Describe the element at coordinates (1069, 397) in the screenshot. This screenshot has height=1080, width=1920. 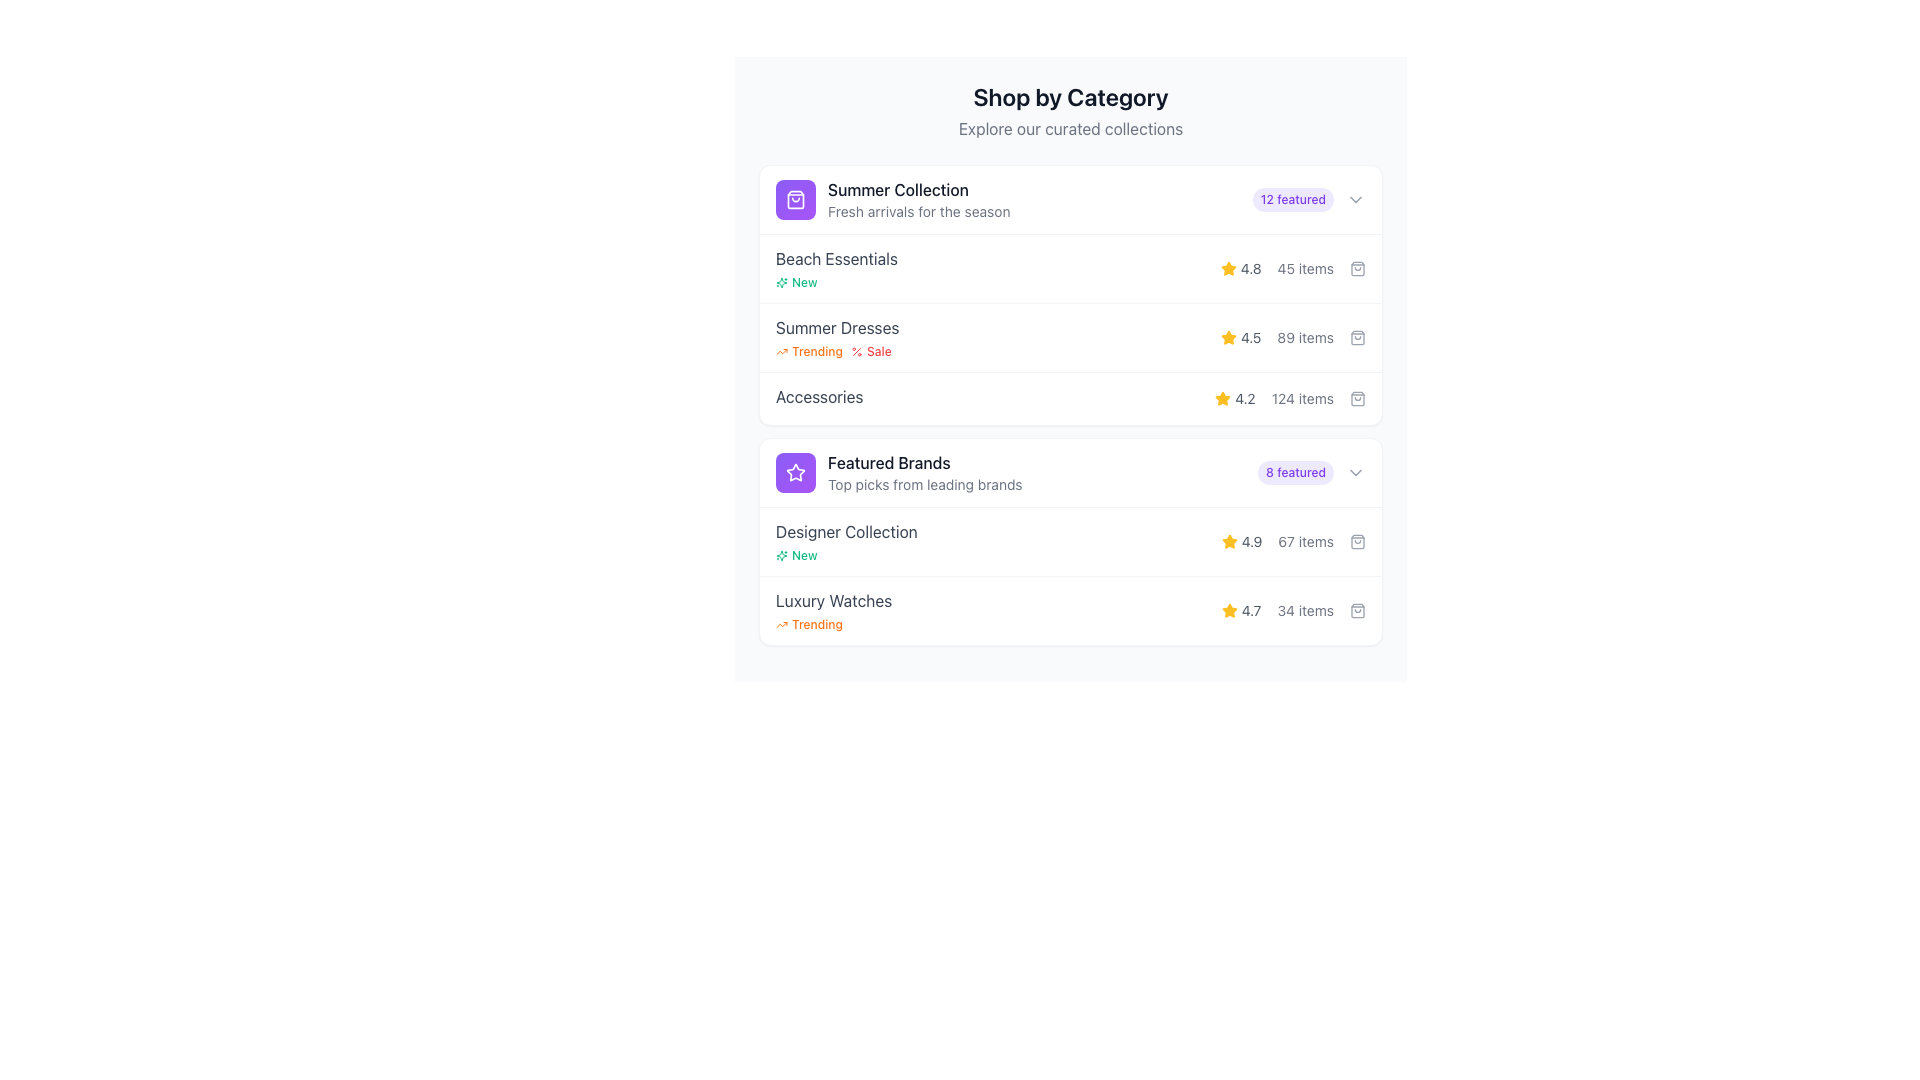
I see `the fourth row in the 'Shop by Category' section, which is labeled 'Accessories'` at that location.